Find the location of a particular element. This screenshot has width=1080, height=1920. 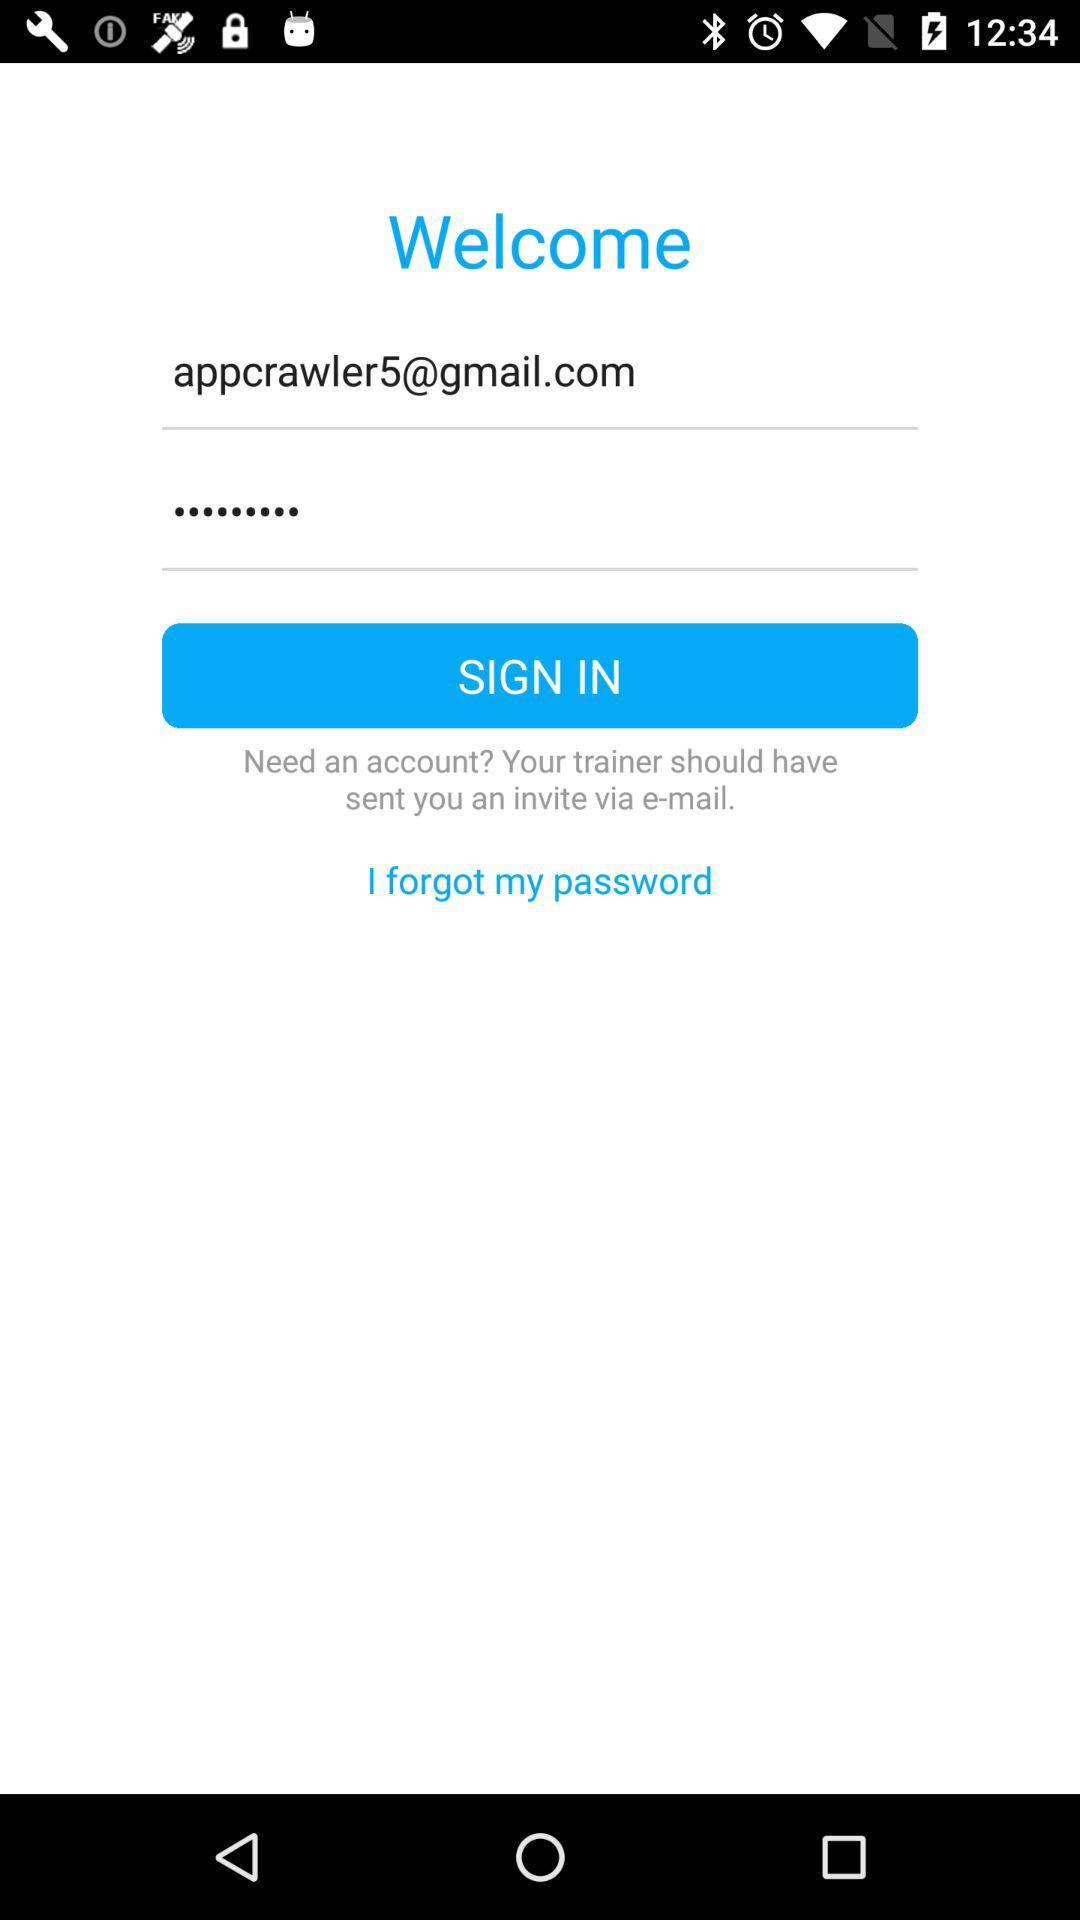

the crowd3116 item is located at coordinates (540, 511).